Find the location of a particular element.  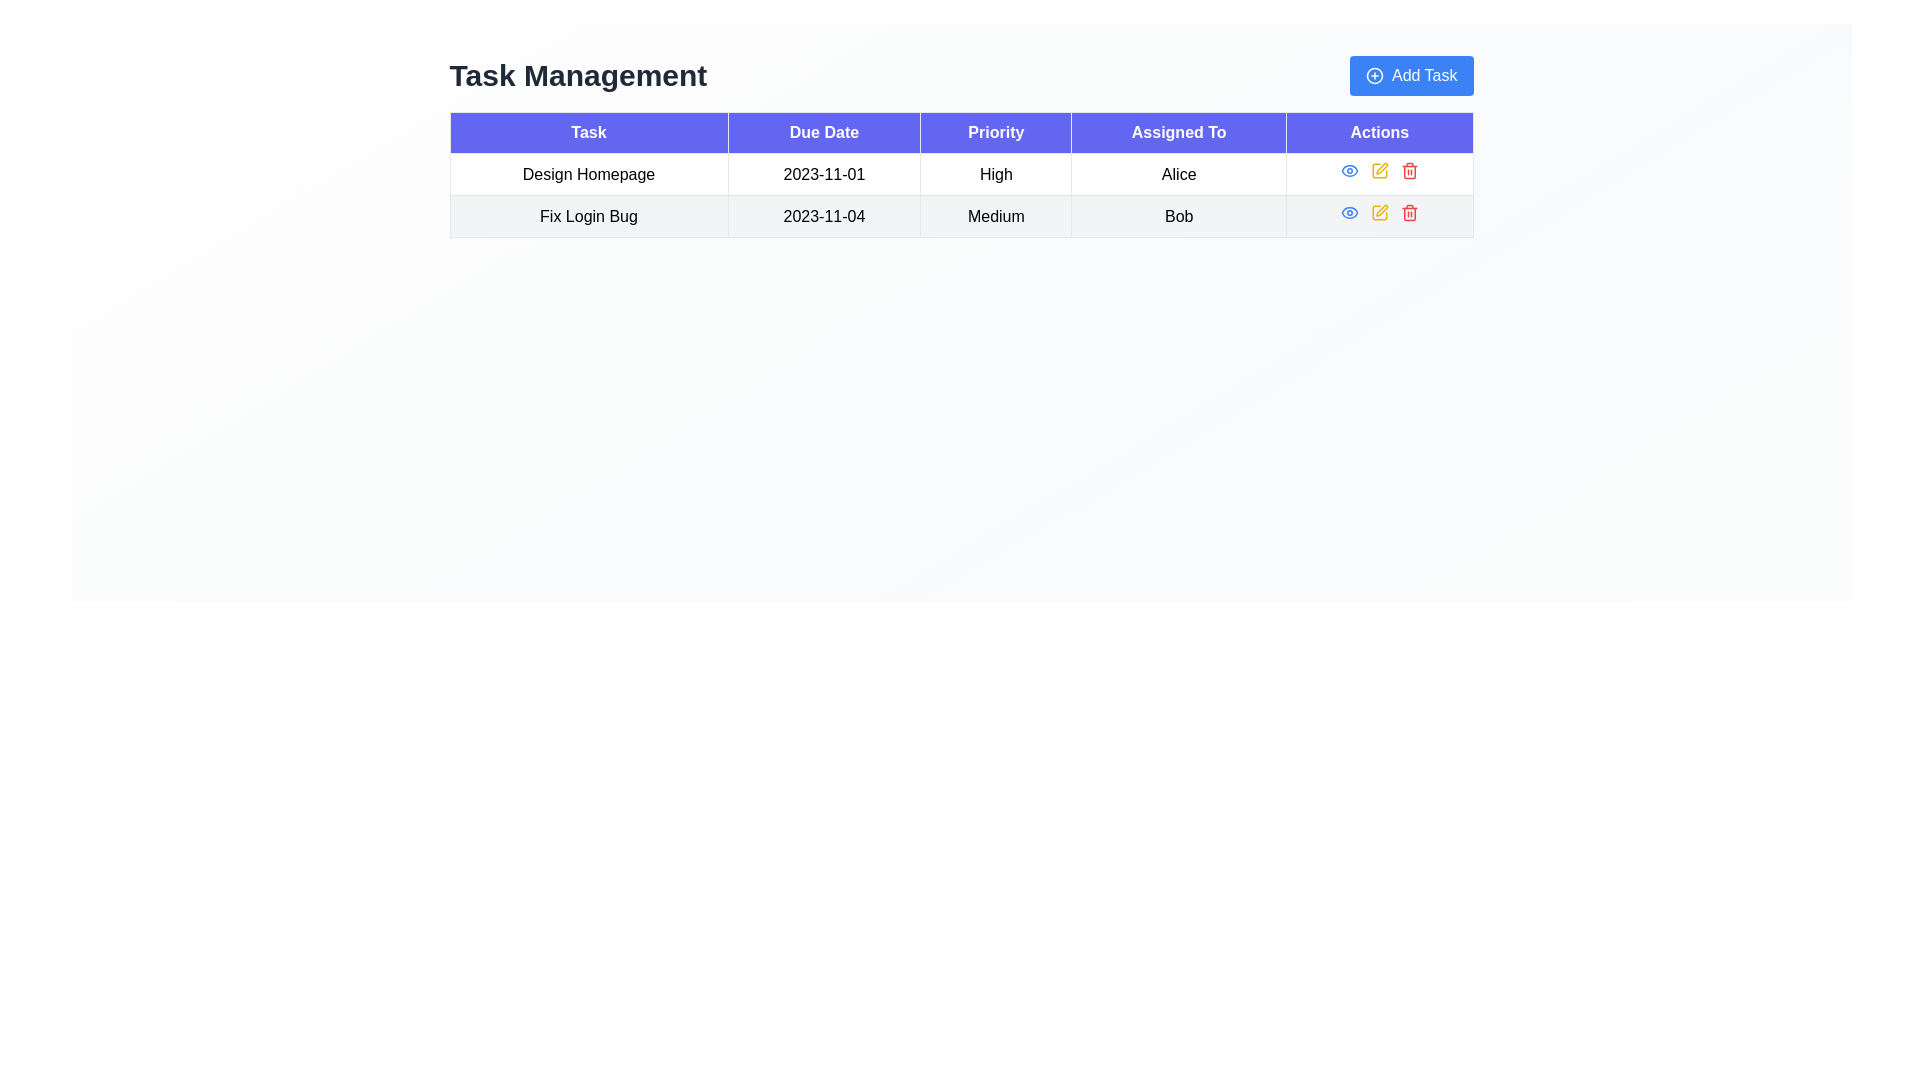

the red trash can icon button in the 'Actions' column of the table on the second row, corresponding to the task 'Fix Login Bug' is located at coordinates (1408, 169).